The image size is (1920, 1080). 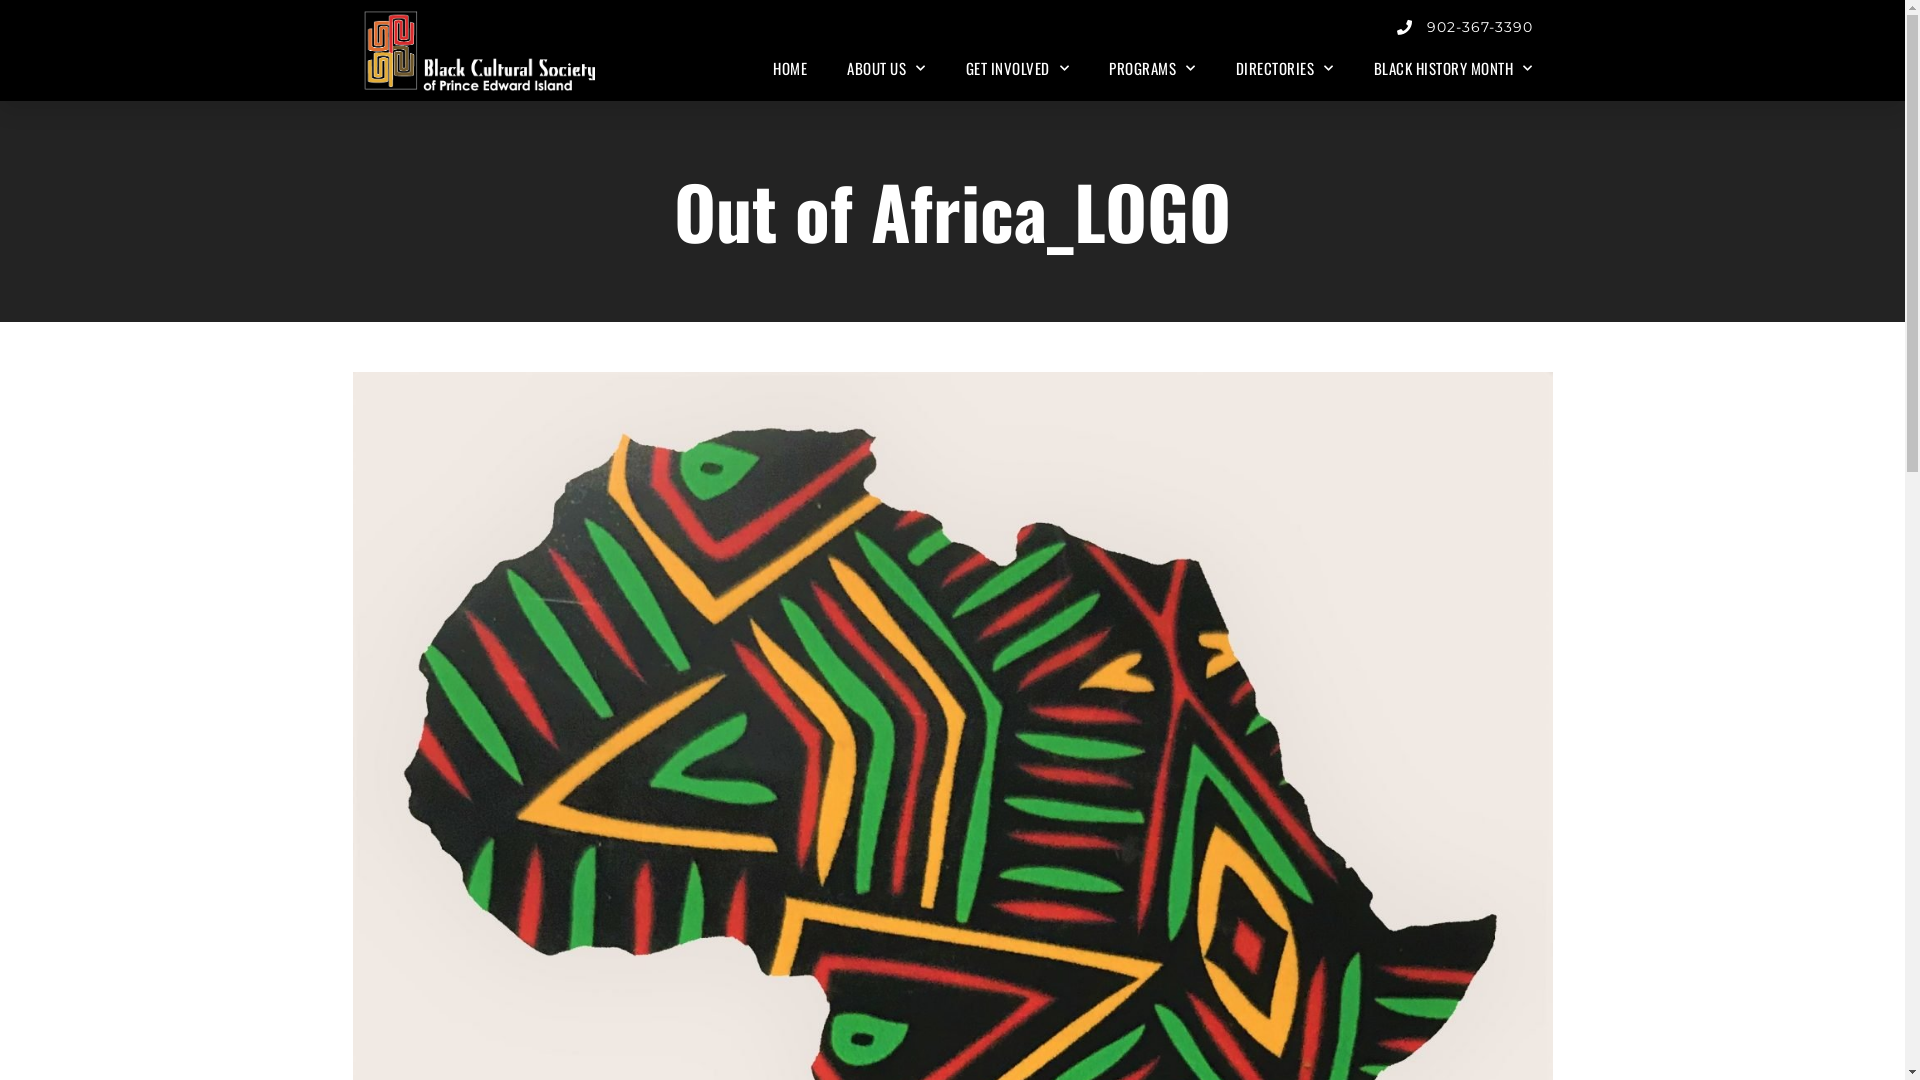 I want to click on 'PROGRAMS', so click(x=1152, y=67).